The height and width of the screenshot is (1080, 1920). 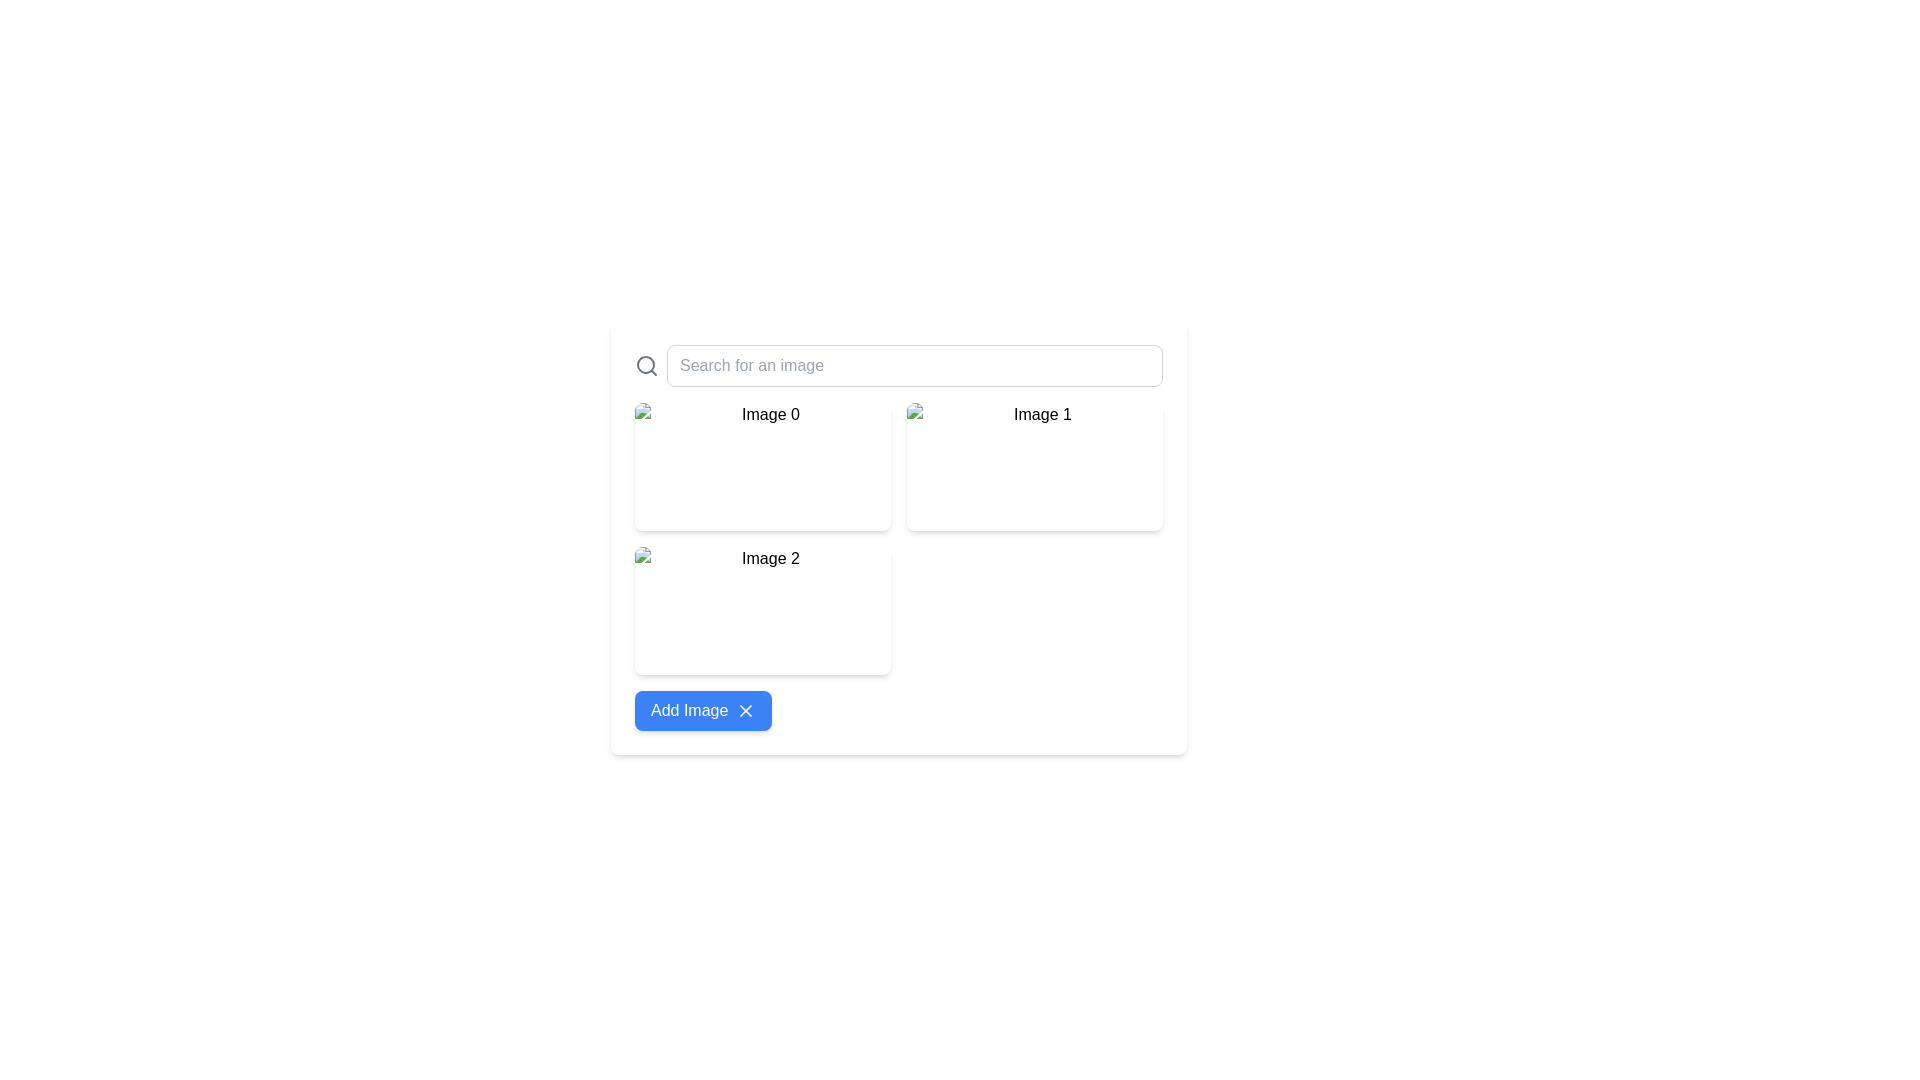 I want to click on the small 'X' icon located immediately to the right of the blue 'Add Image' button near the bottom of the interface, so click(x=745, y=709).